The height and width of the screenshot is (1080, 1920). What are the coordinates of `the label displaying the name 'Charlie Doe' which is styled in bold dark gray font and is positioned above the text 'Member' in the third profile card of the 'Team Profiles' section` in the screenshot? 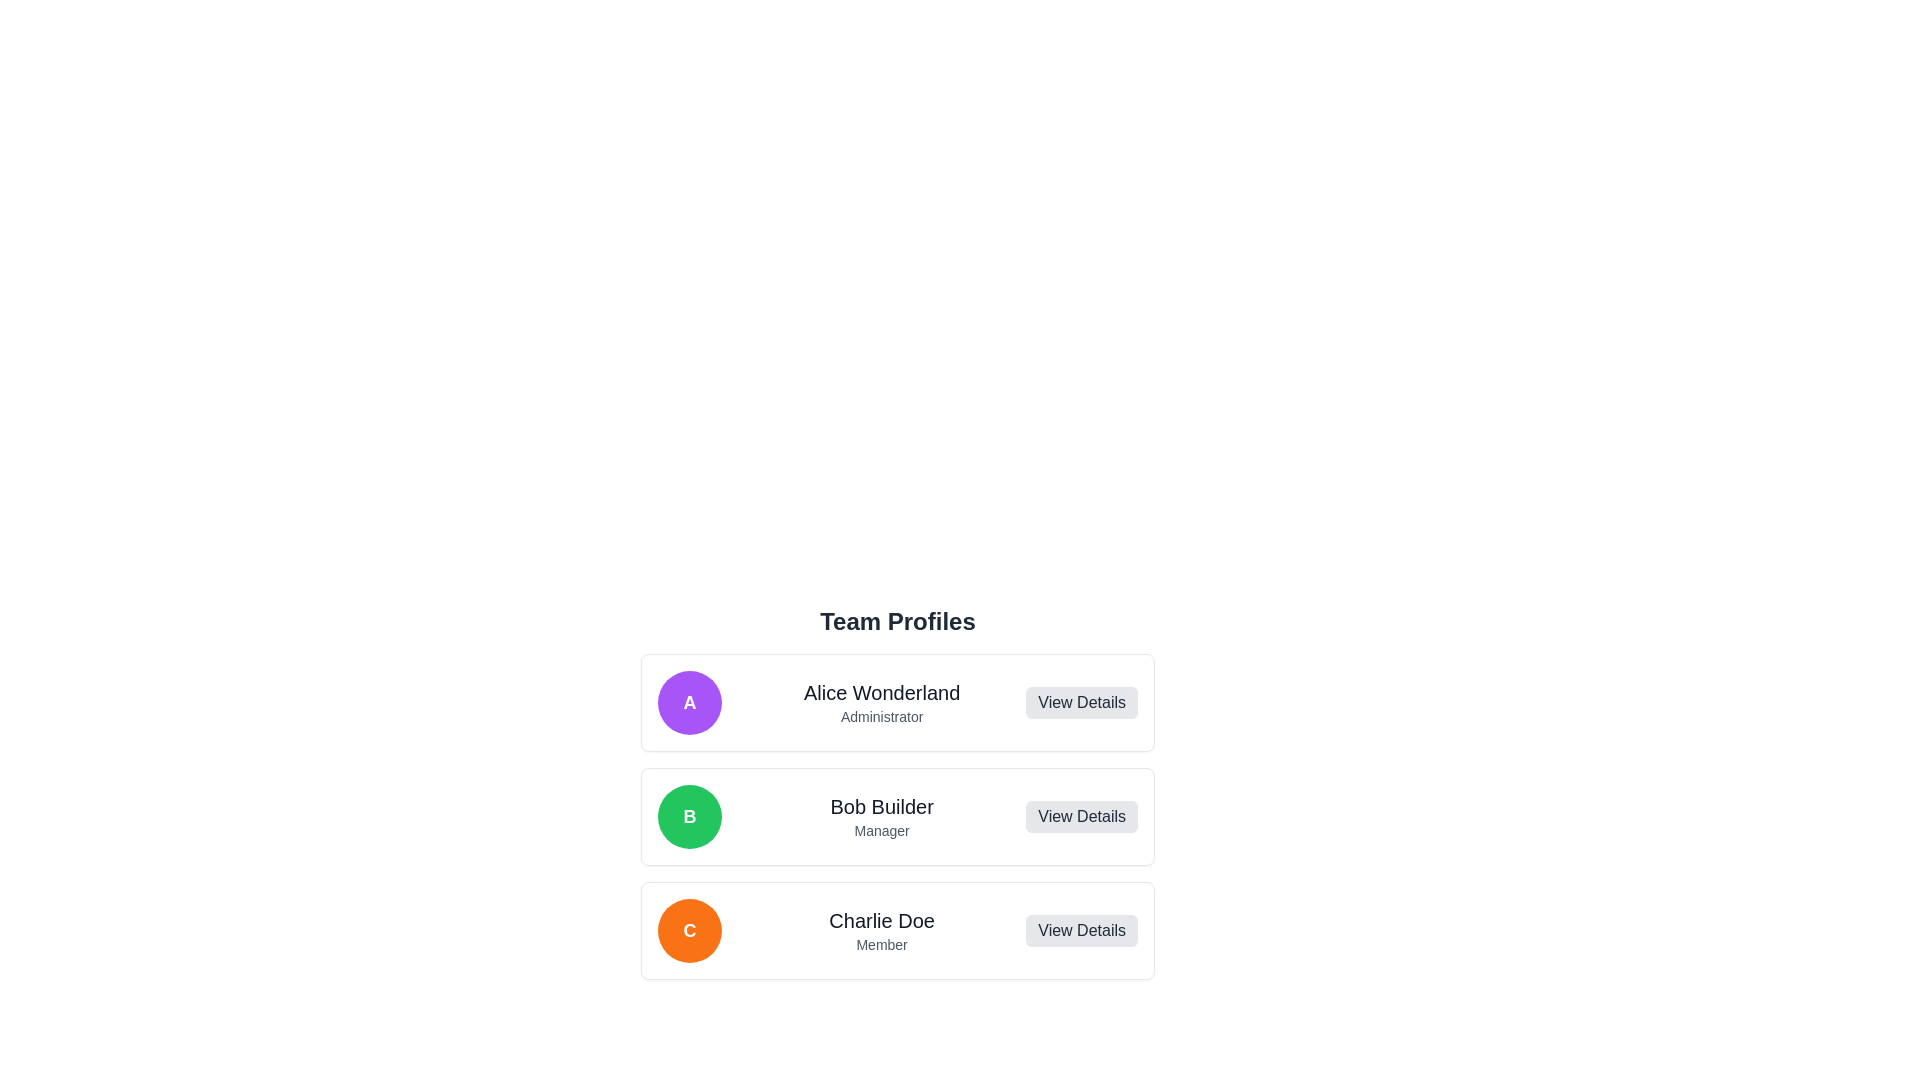 It's located at (881, 921).